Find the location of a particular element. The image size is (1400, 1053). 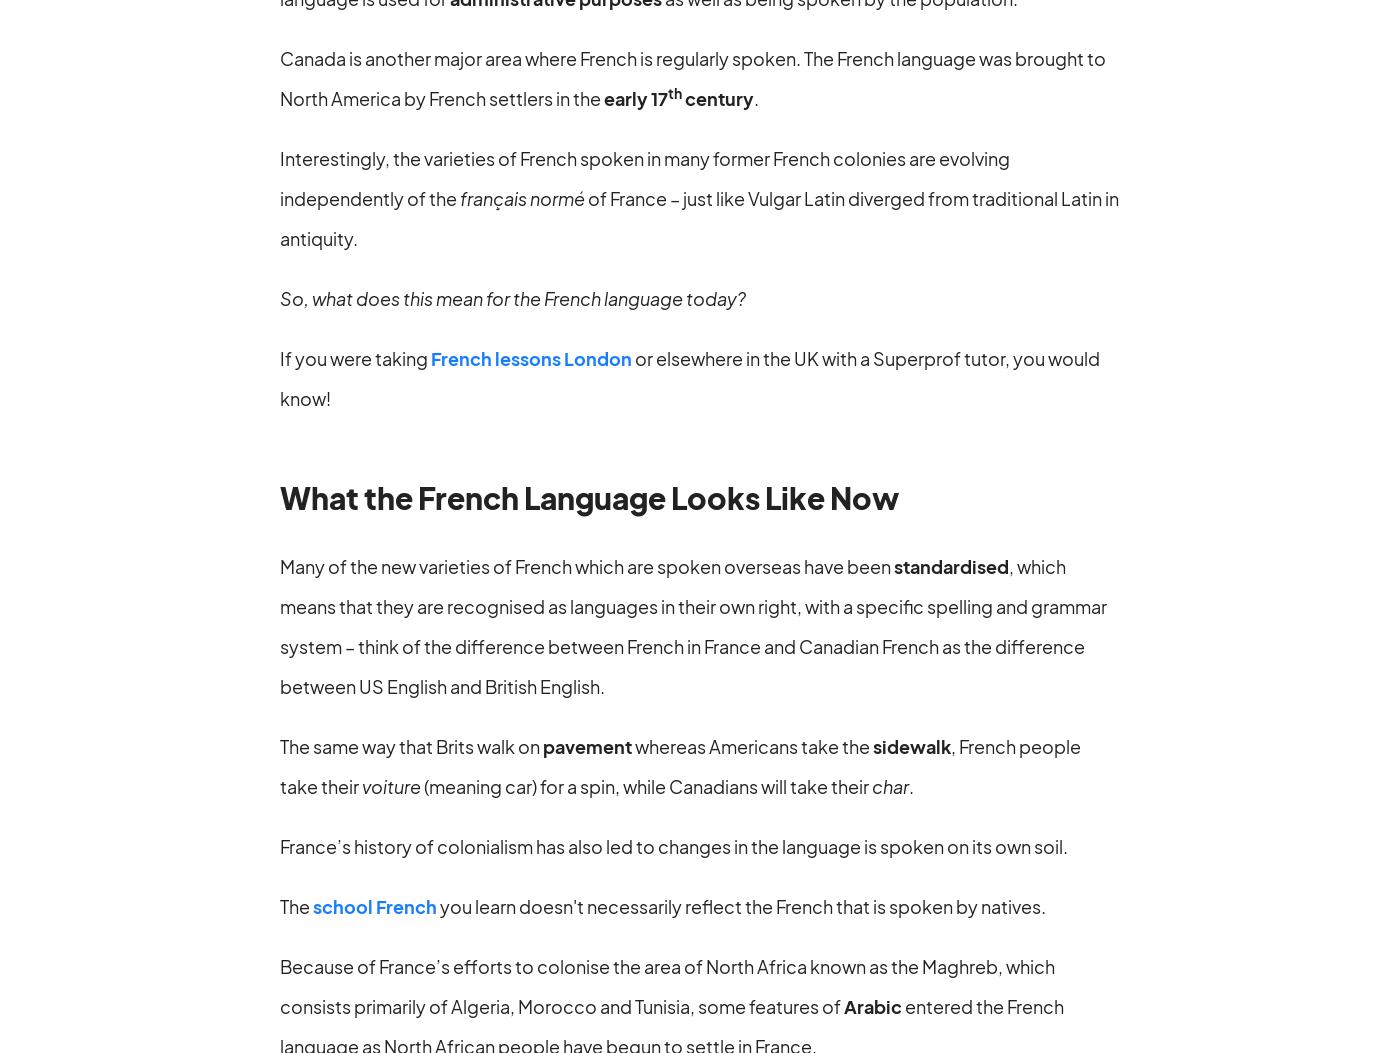

', which means that they are recognised as languages in their own right, with a specific spelling and grammar system – think of the difference between French in France and Canadian French as the difference between US English and British English.' is located at coordinates (693, 624).